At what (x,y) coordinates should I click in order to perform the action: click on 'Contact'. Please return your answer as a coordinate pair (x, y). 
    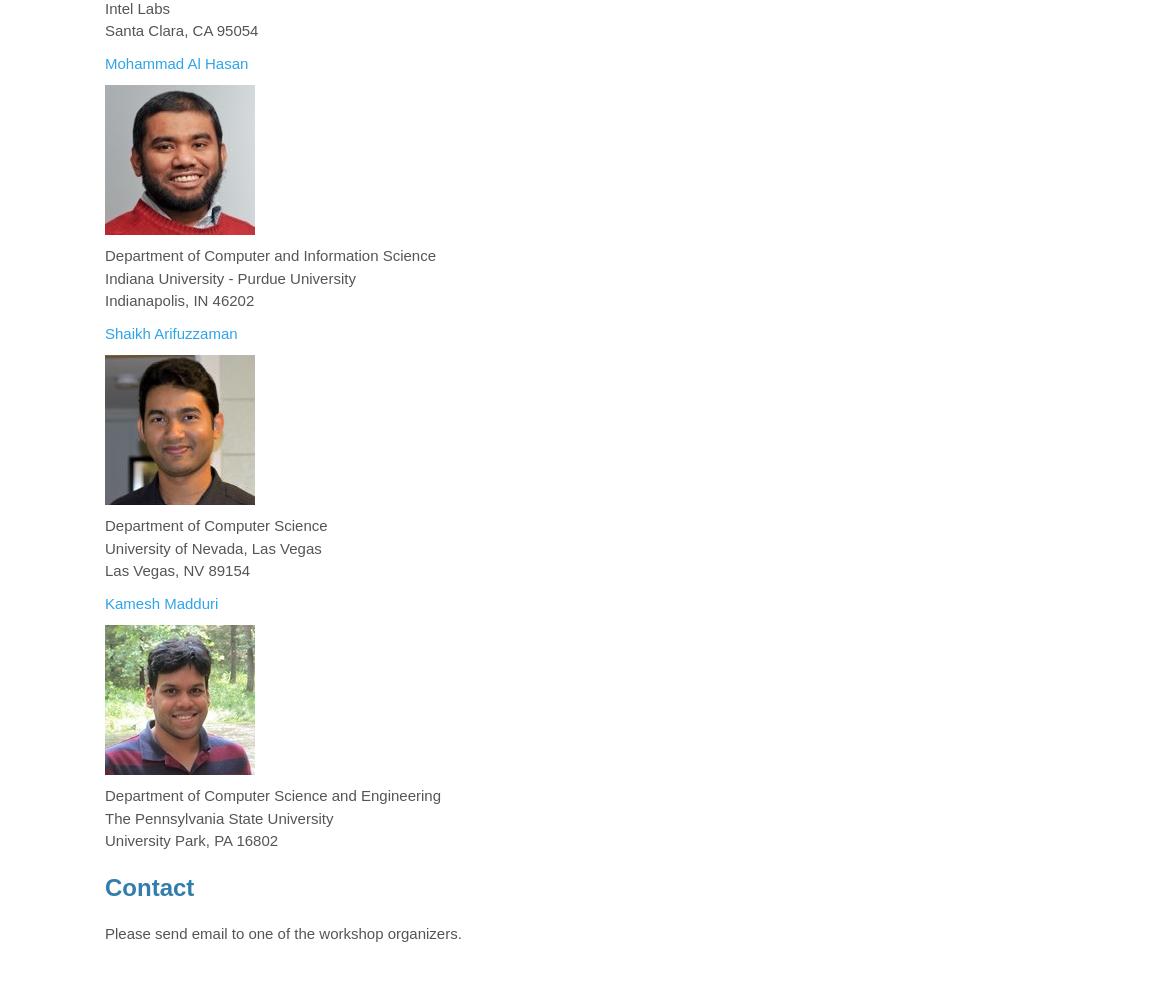
    Looking at the image, I should click on (148, 885).